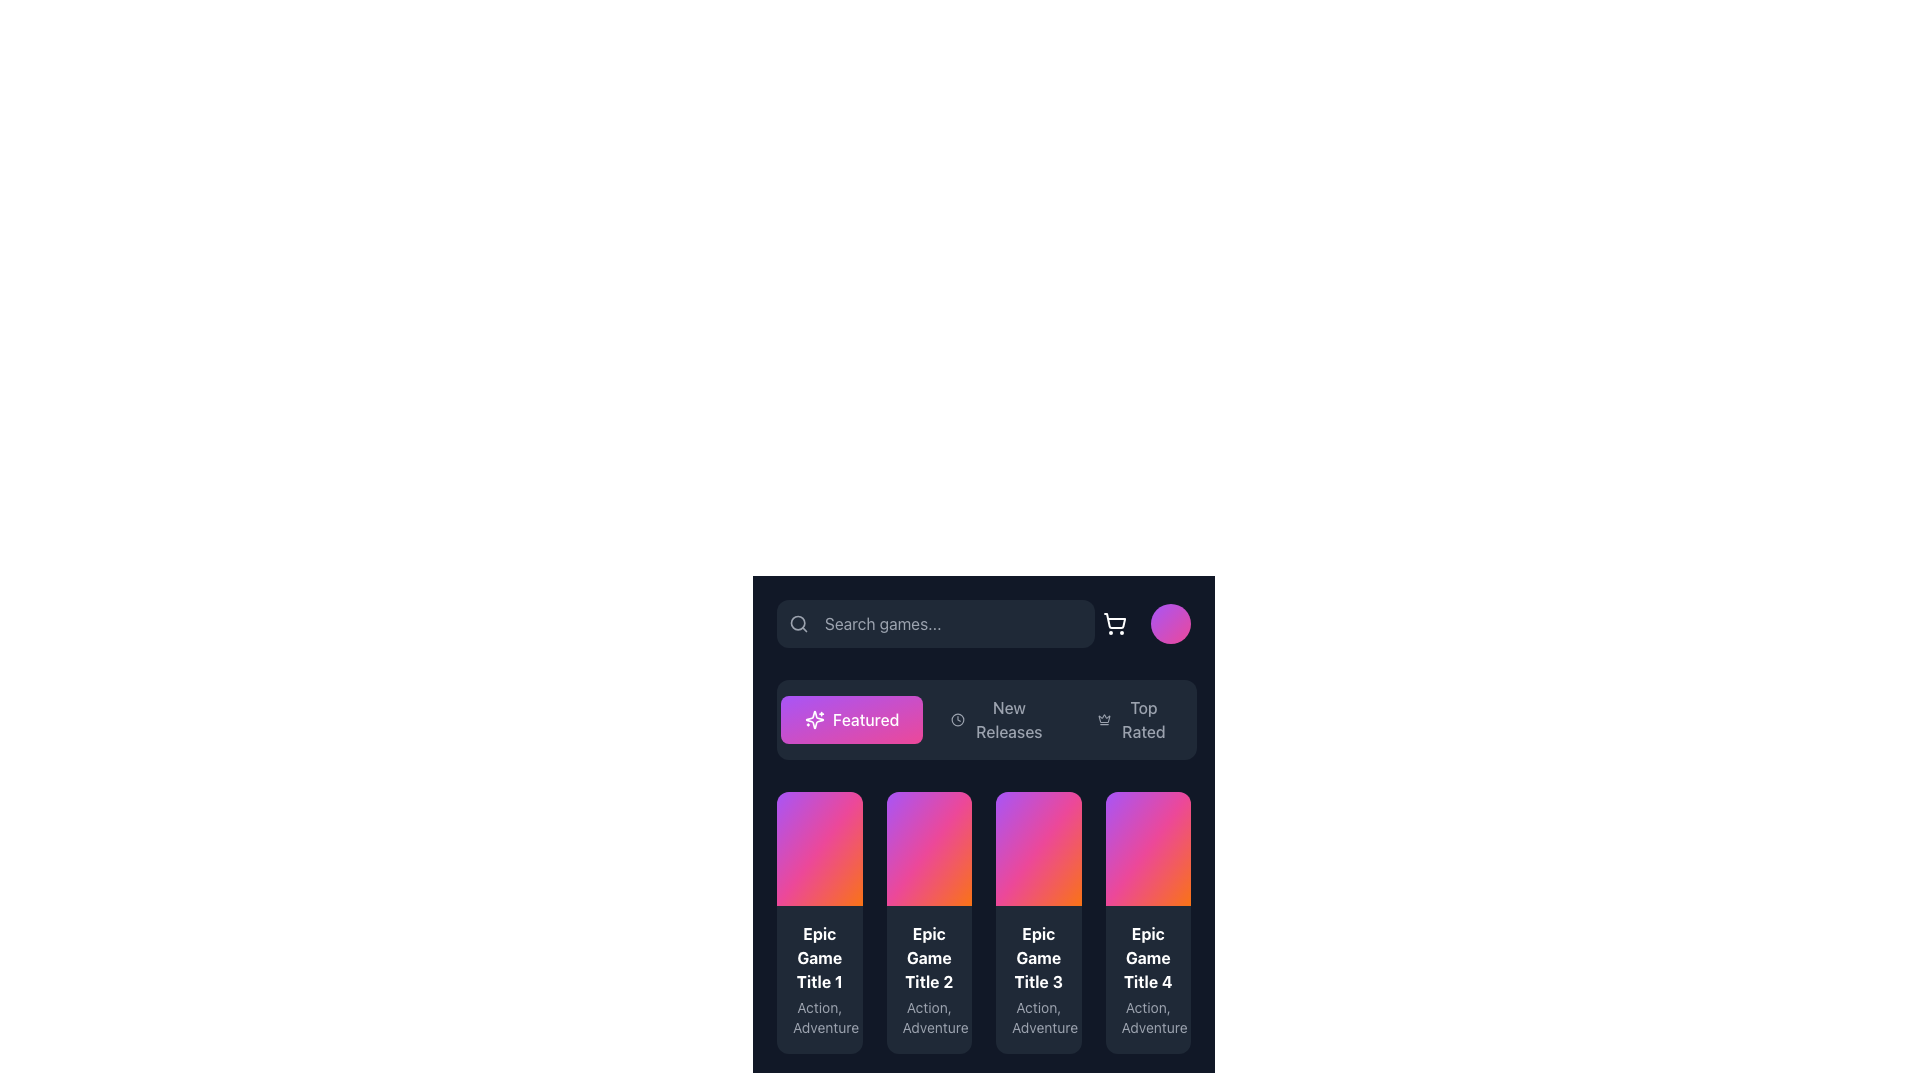 The image size is (1920, 1080). What do you see at coordinates (819, 848) in the screenshot?
I see `the Decorative Gradient Background located in the first card on the left under the 'Featured' button to enhance its aesthetic appeal` at bounding box center [819, 848].